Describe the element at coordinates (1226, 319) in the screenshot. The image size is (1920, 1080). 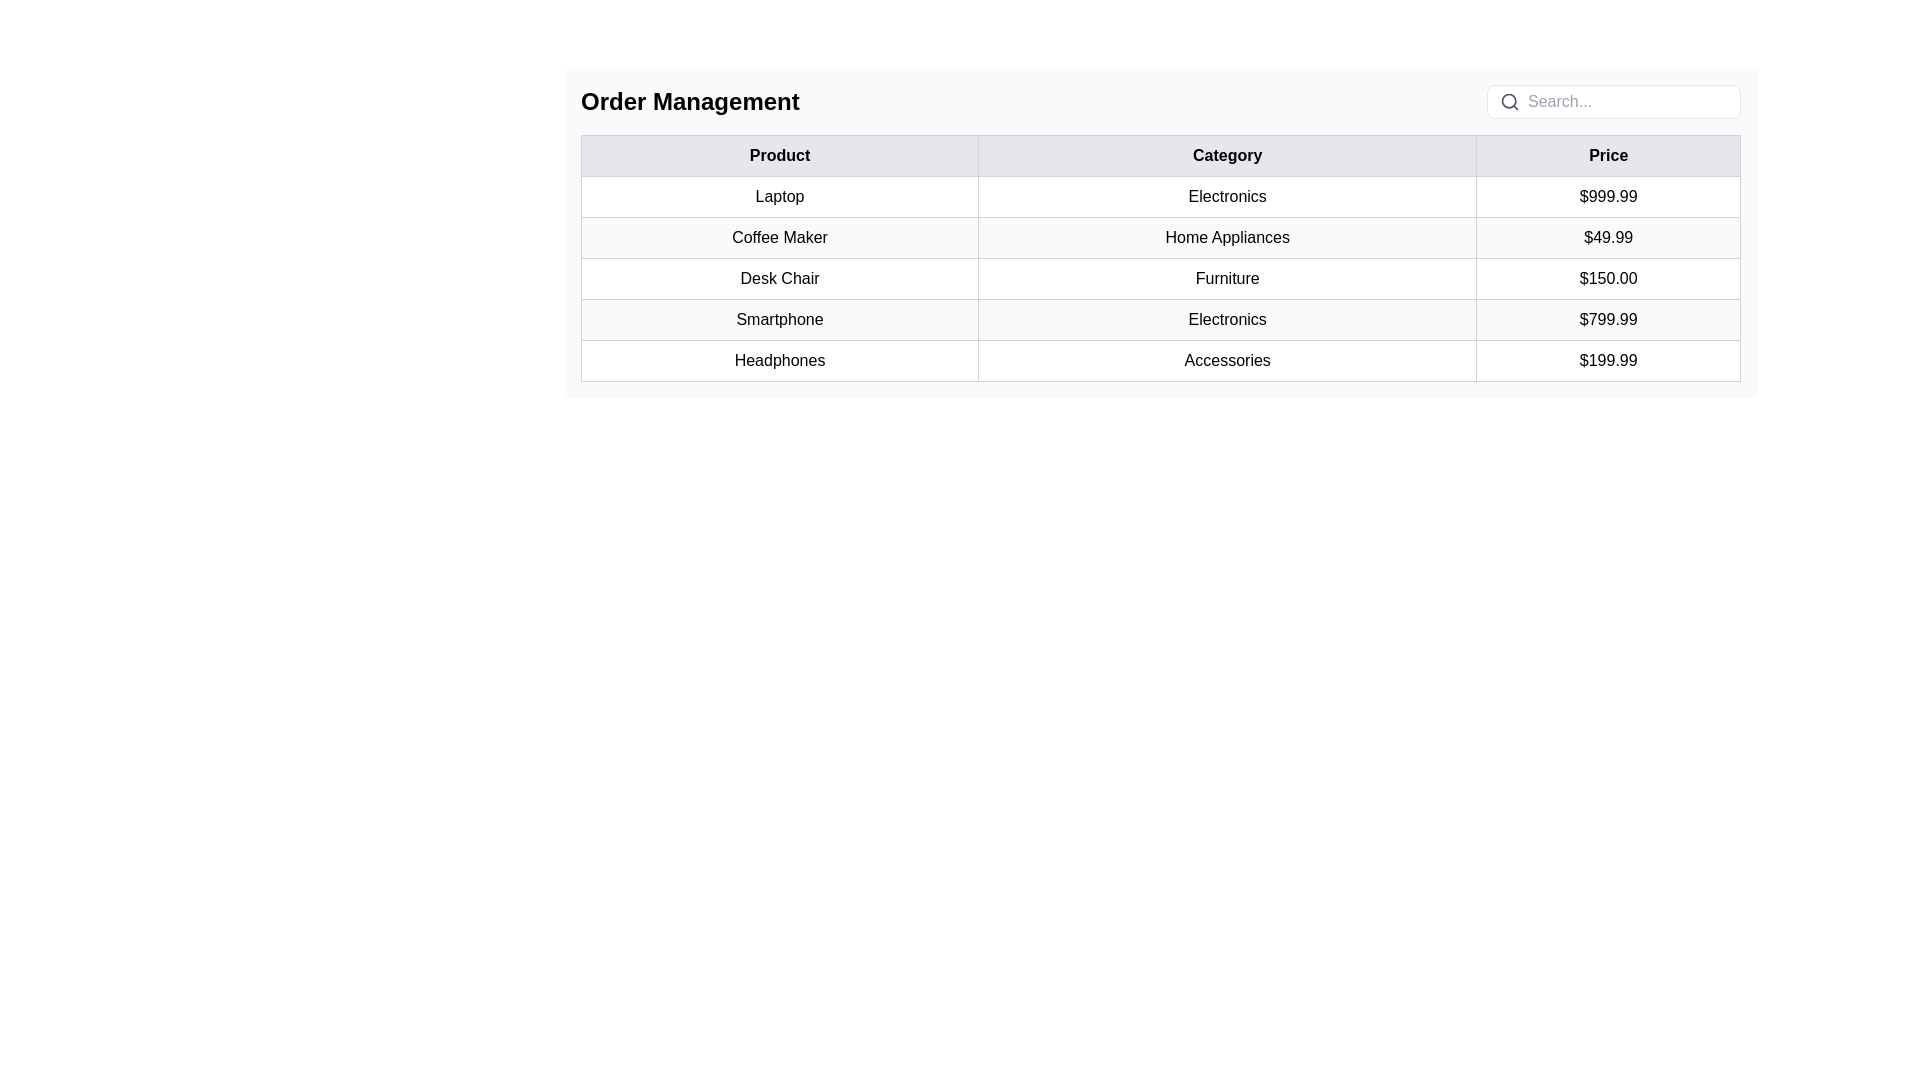
I see `the text label in the second column of the row labeled 'Smartphone' that contains the word 'Electronics'` at that location.